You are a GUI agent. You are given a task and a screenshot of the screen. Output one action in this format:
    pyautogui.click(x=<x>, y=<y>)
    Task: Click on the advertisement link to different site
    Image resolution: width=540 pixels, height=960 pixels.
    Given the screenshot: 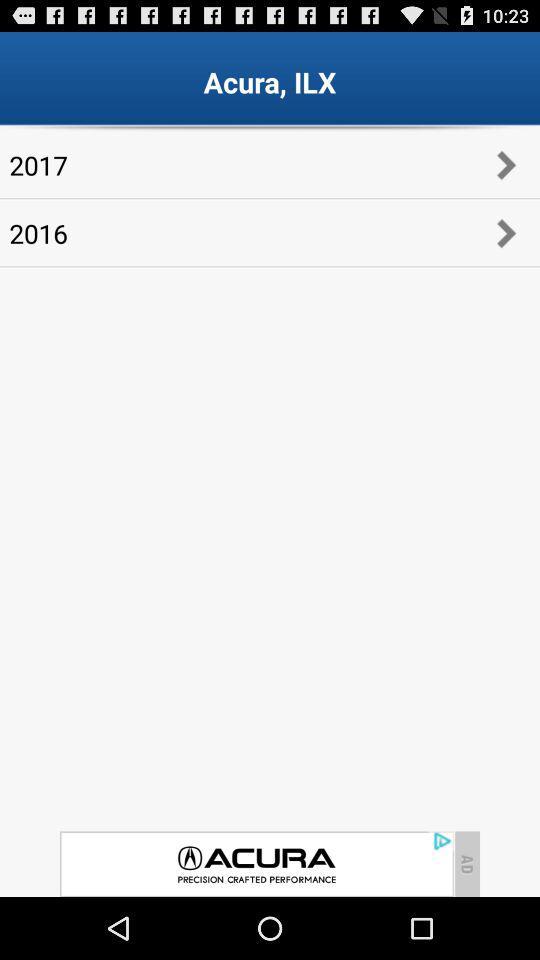 What is the action you would take?
    pyautogui.click(x=256, y=863)
    